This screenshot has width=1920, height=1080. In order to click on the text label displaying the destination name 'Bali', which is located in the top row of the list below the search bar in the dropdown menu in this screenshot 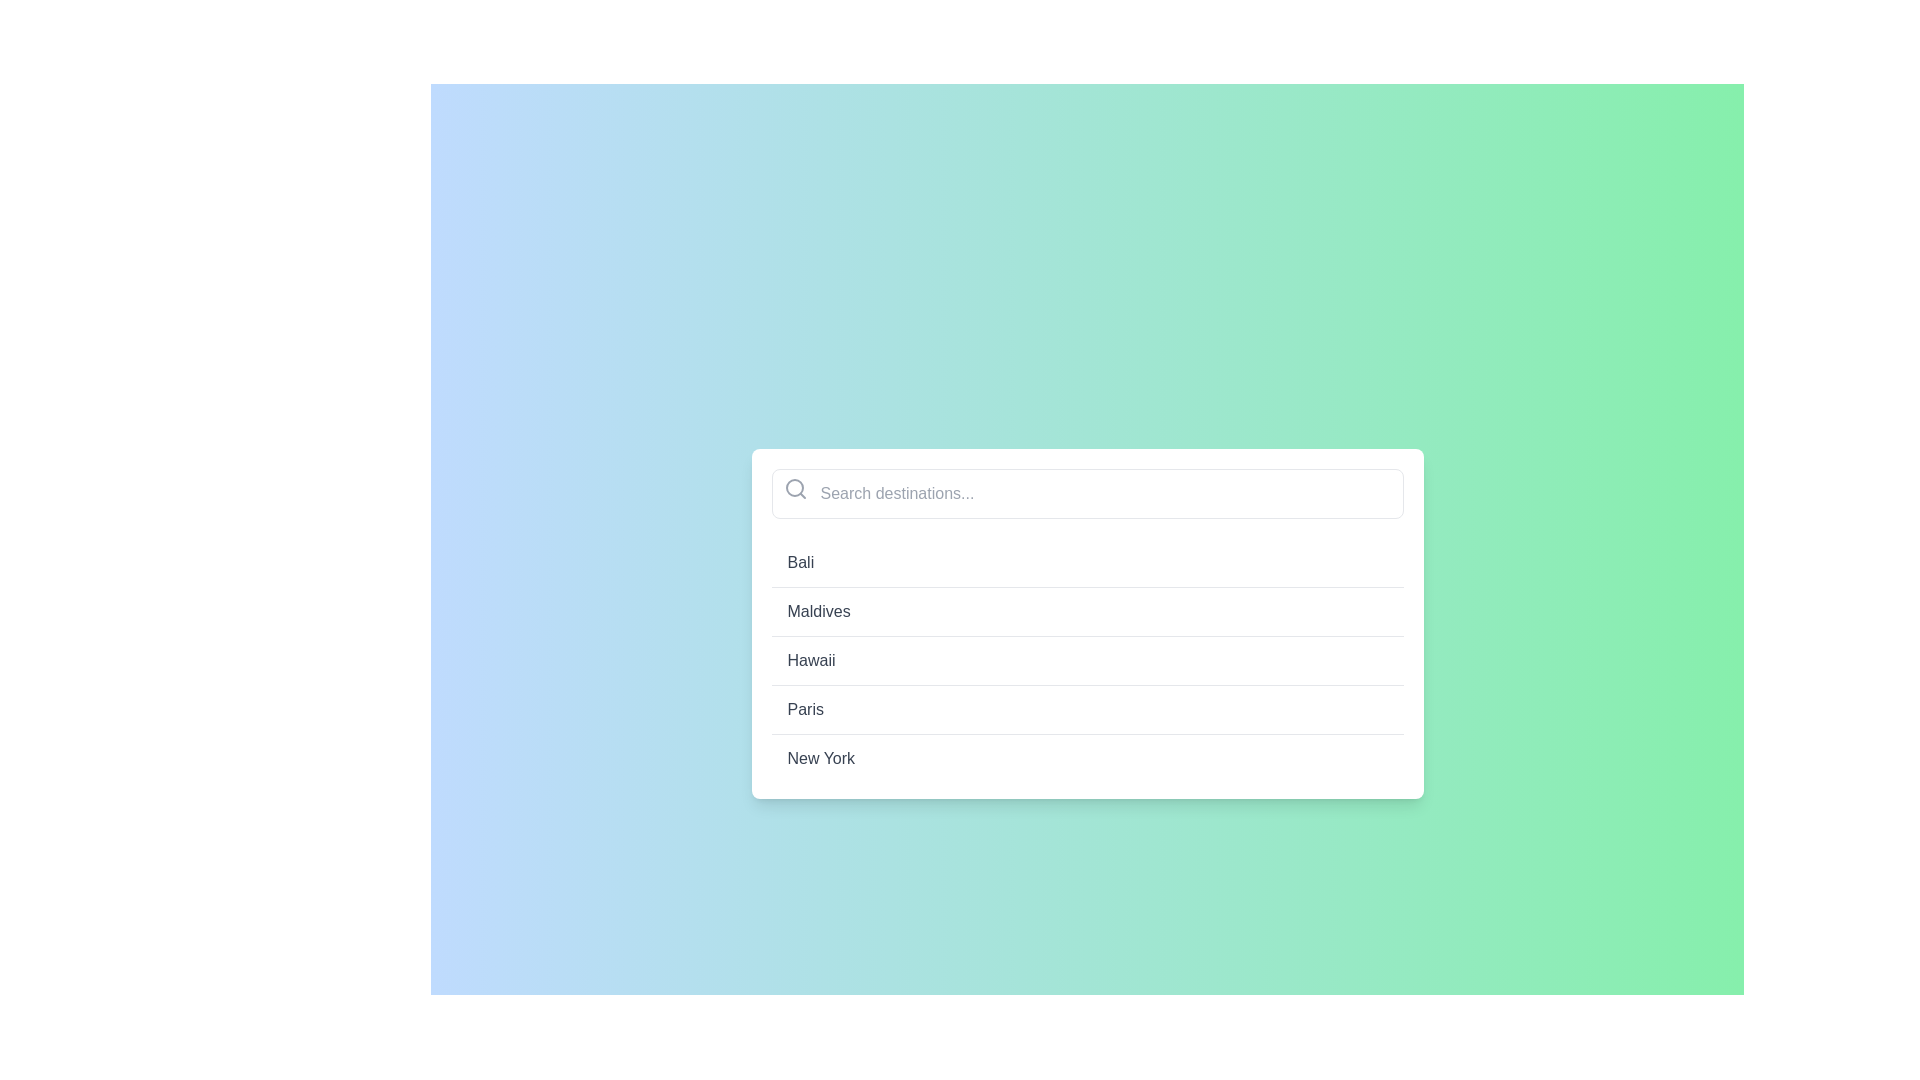, I will do `click(800, 563)`.